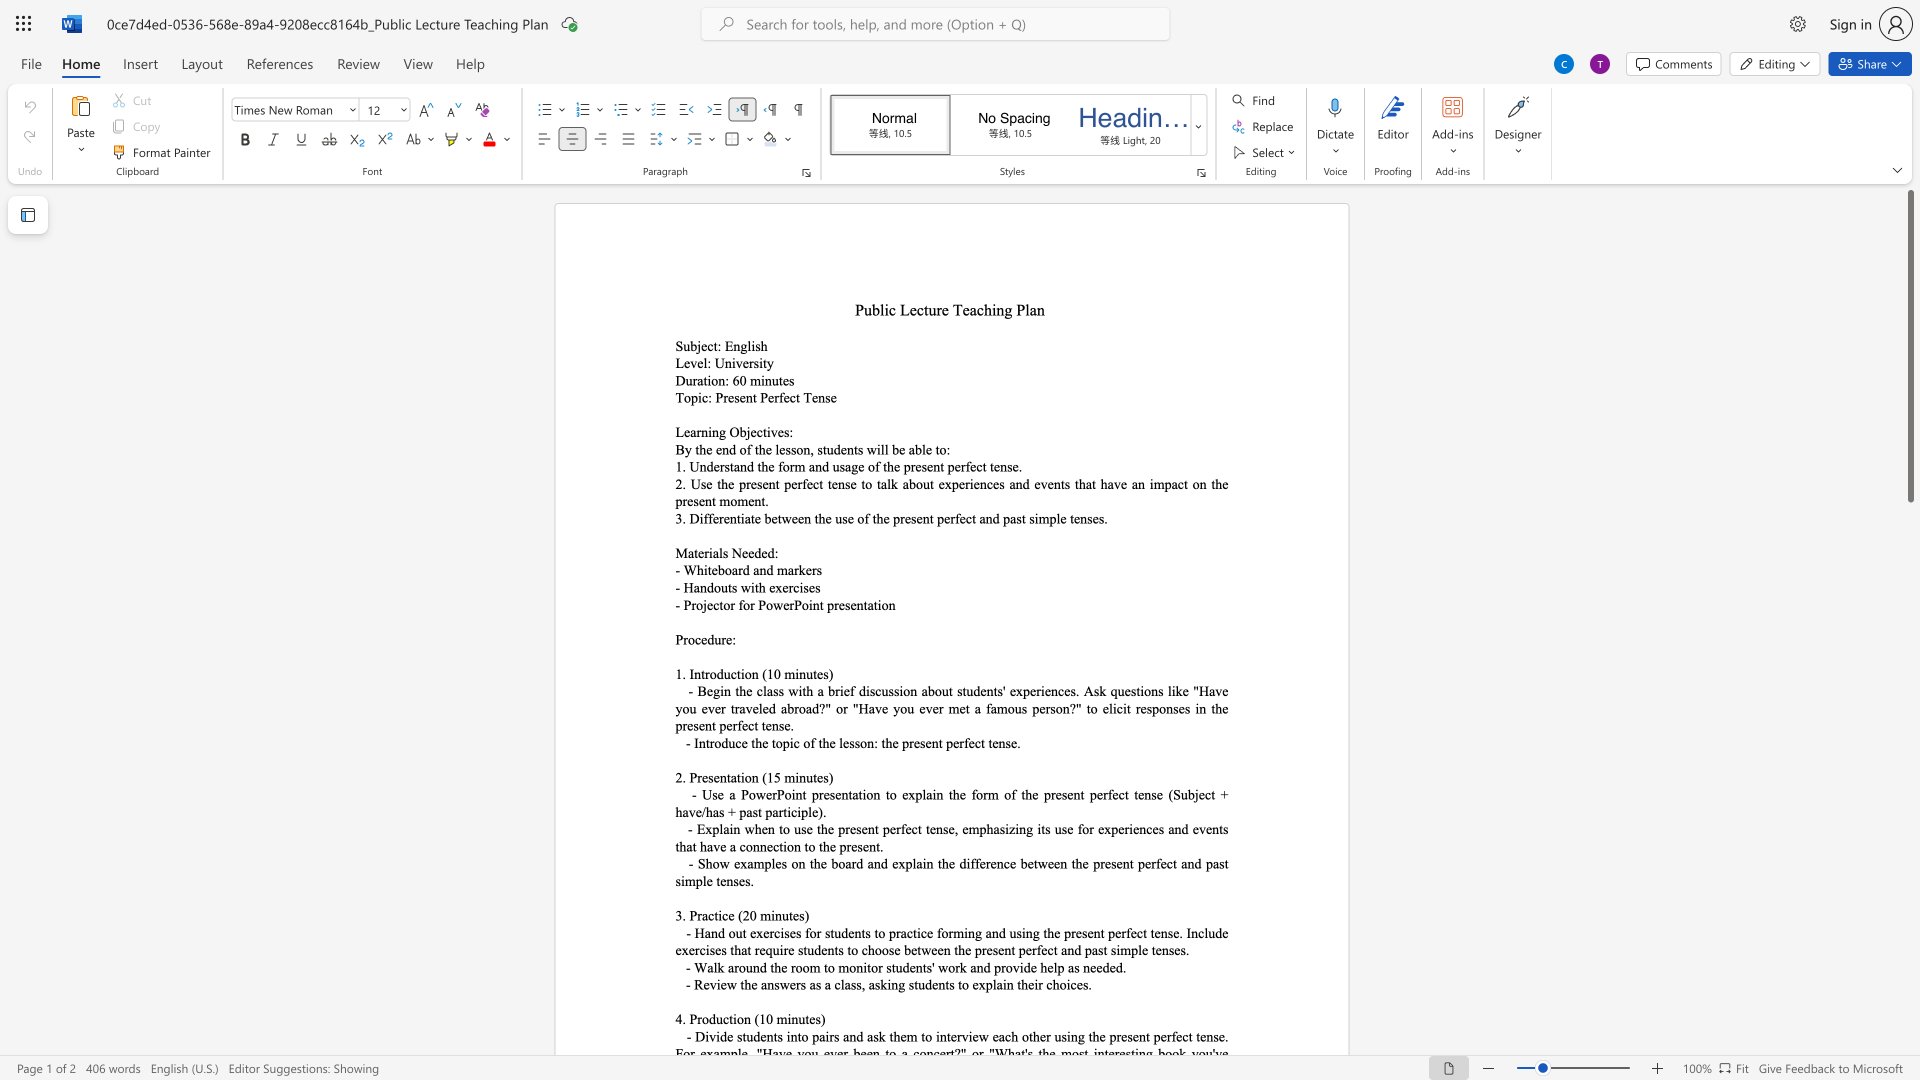 The width and height of the screenshot is (1920, 1080). Describe the element at coordinates (908, 309) in the screenshot. I see `the space between the continuous character "L" and "e" in the text` at that location.